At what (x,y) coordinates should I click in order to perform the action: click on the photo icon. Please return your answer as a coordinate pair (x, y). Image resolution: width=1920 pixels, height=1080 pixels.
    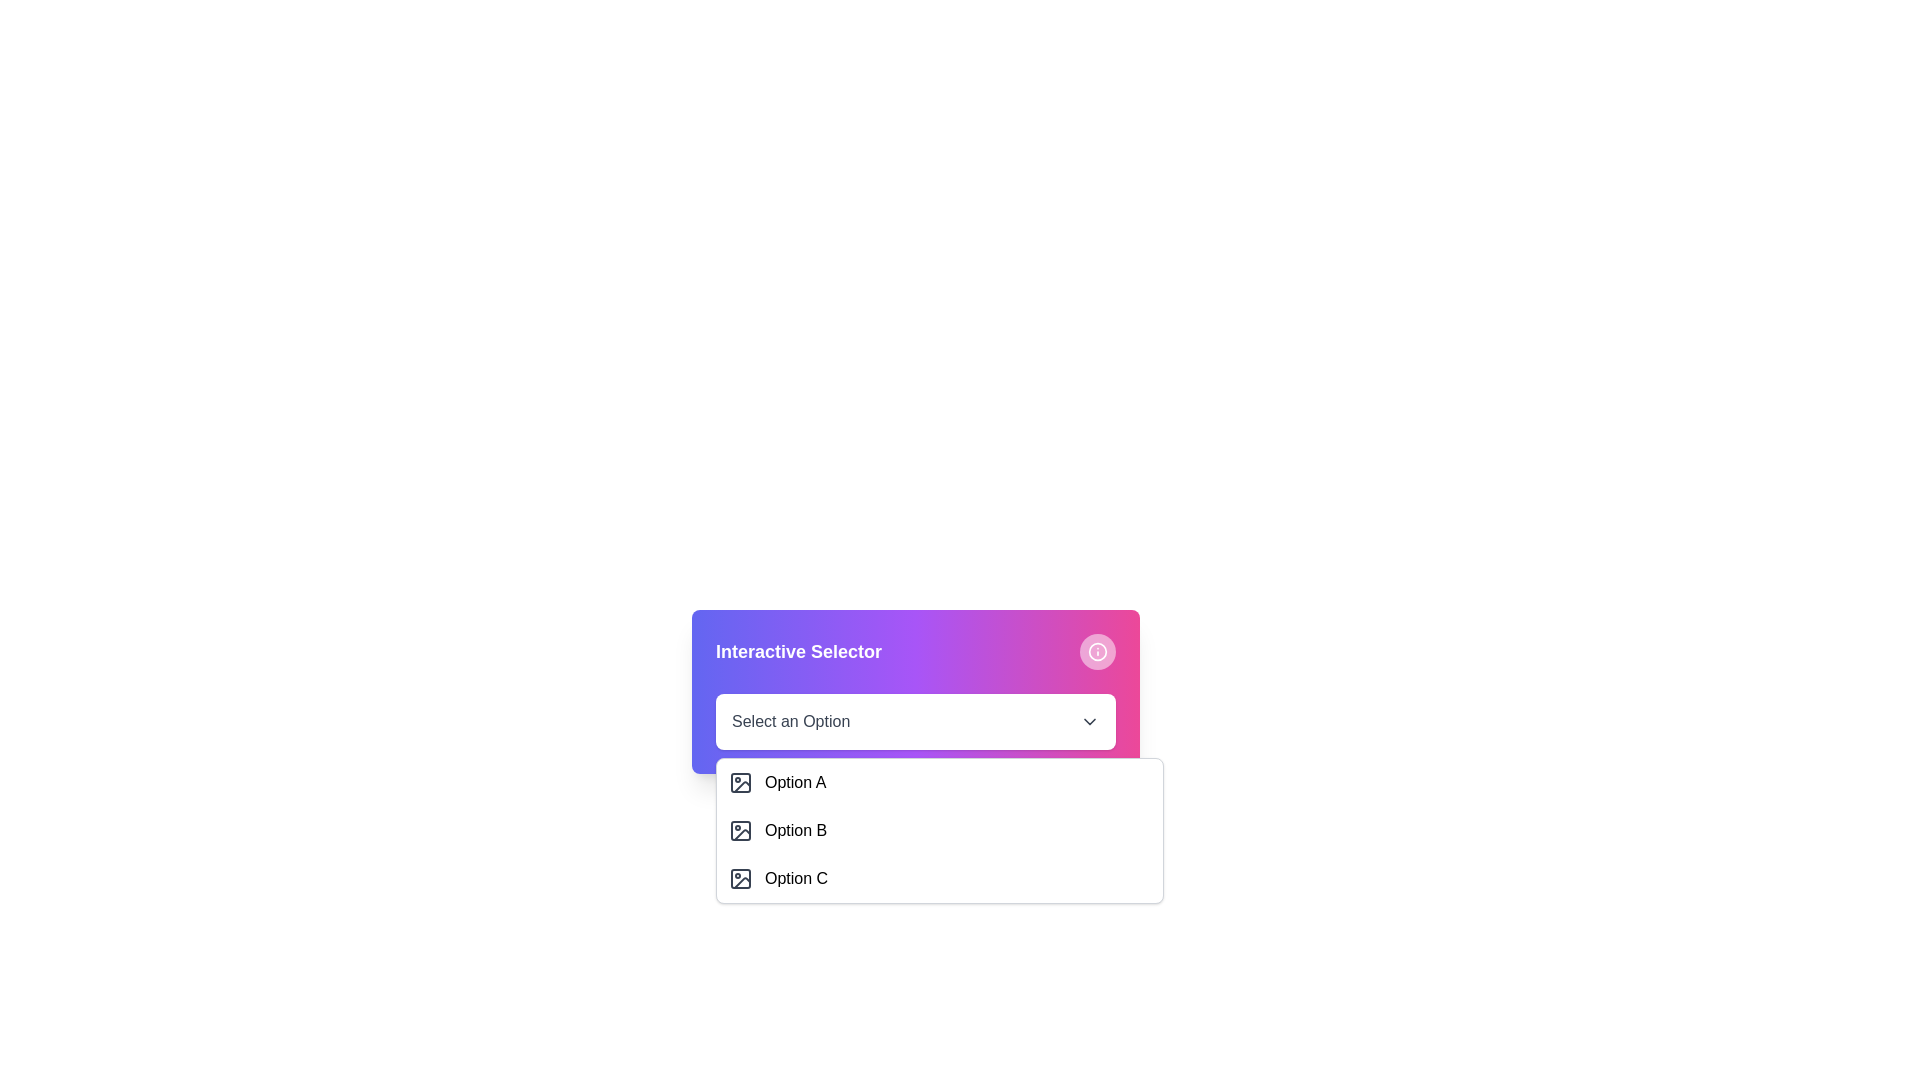
    Looking at the image, I should click on (739, 782).